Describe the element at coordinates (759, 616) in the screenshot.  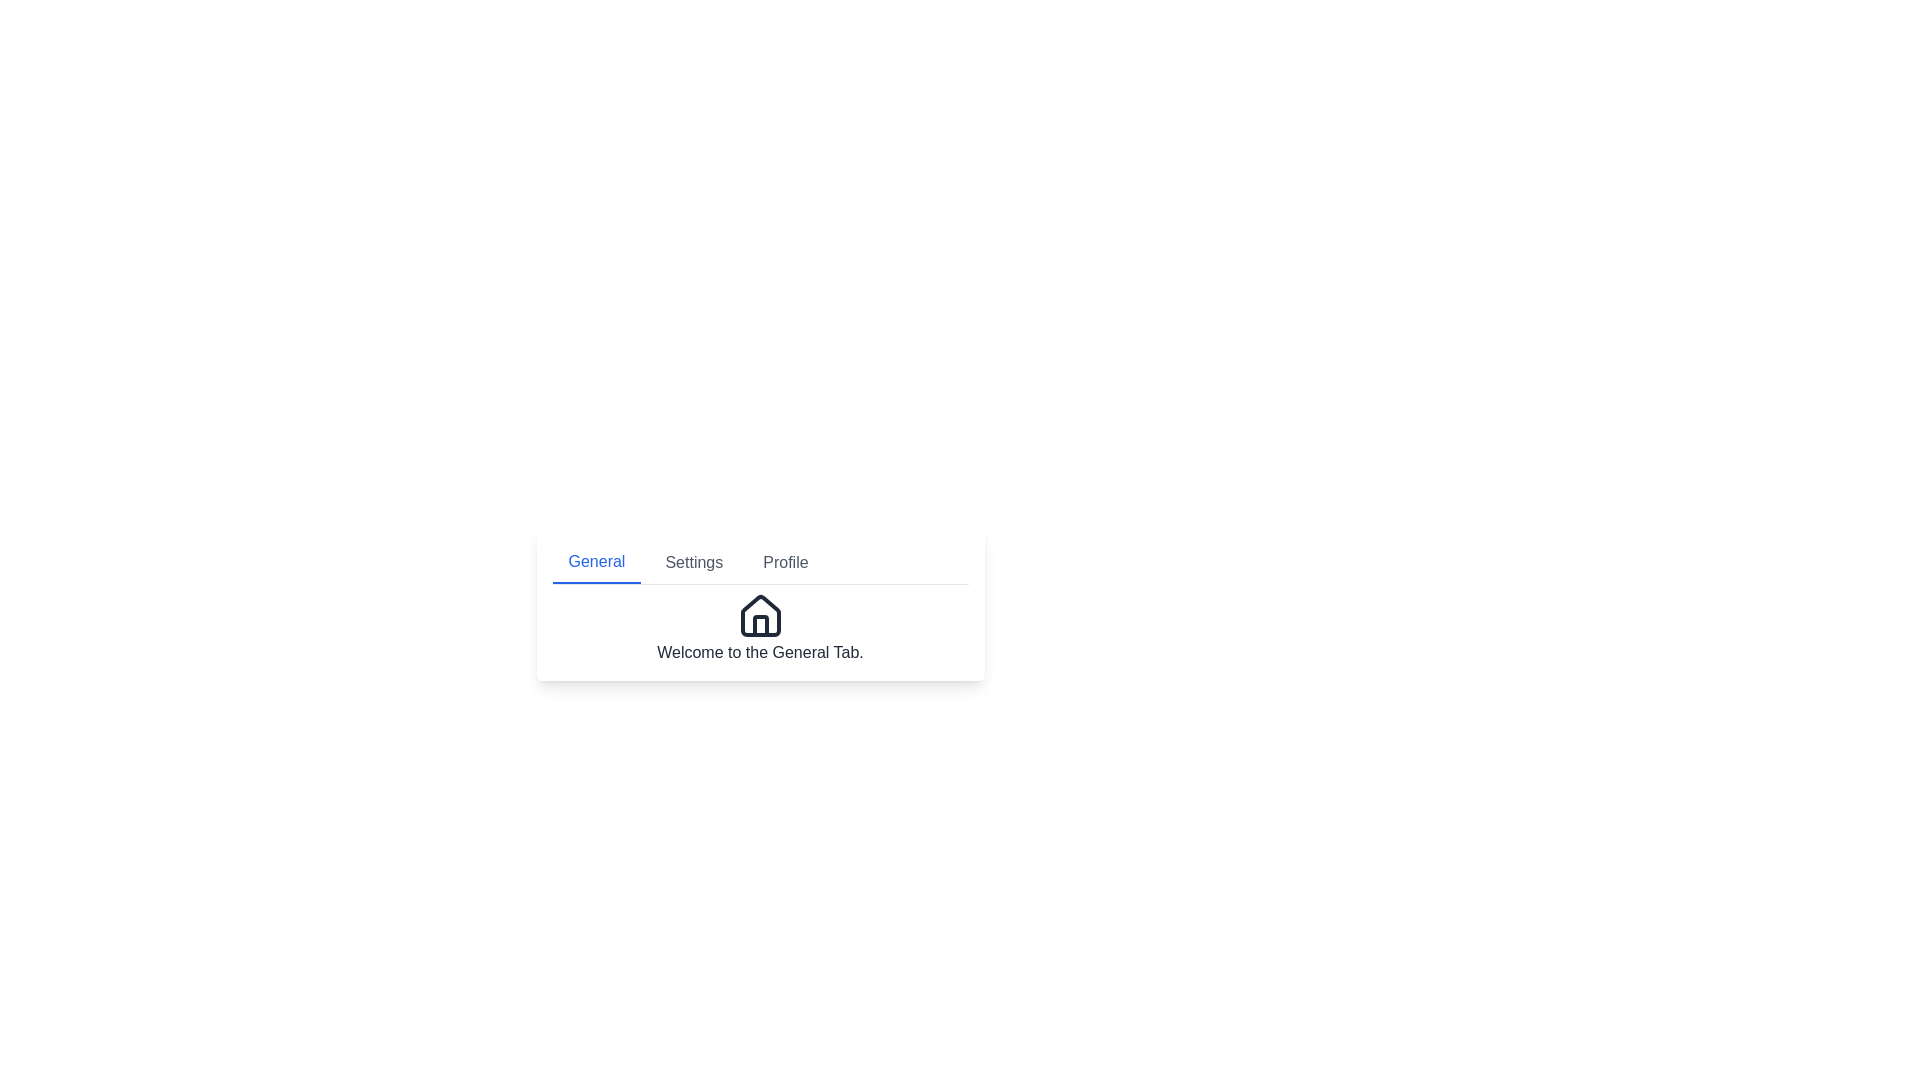
I see `the house icon, which is a simple, modern design in black and white` at that location.